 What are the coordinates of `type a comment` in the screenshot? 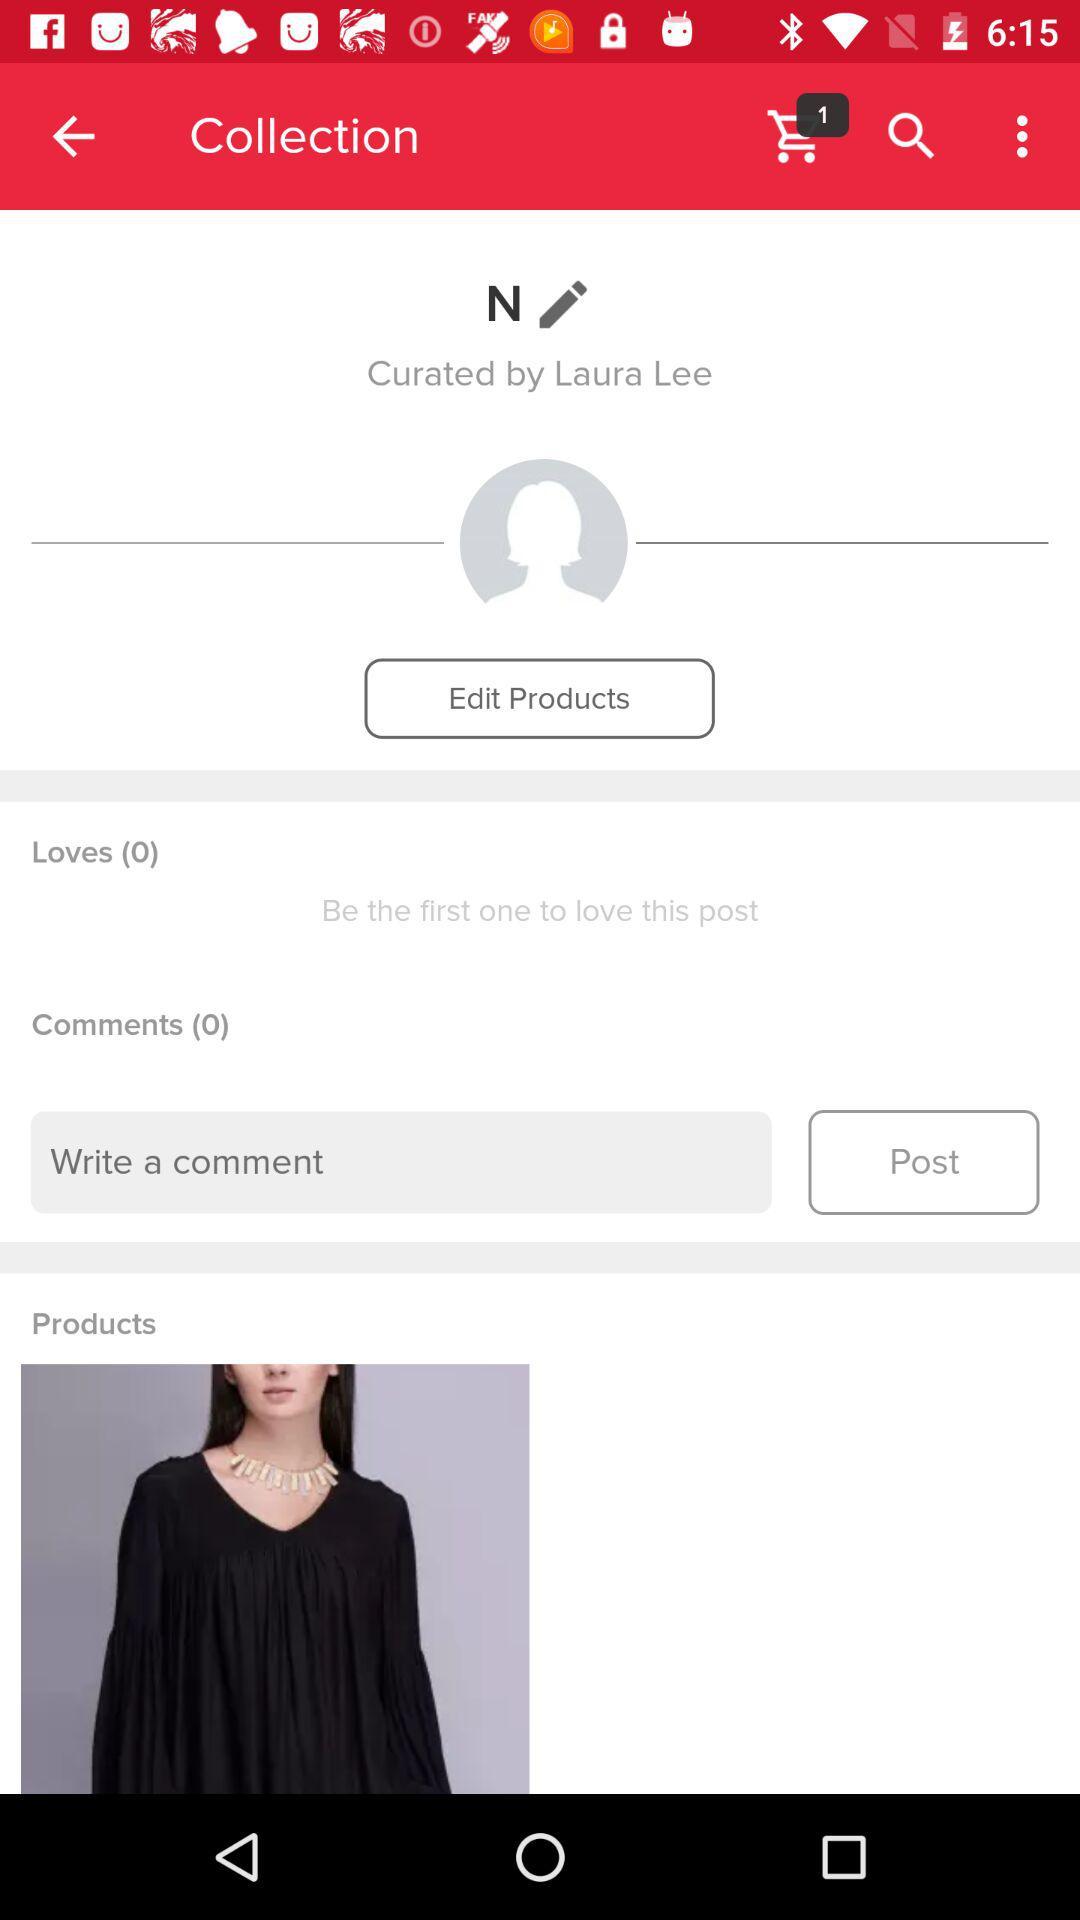 It's located at (401, 1162).